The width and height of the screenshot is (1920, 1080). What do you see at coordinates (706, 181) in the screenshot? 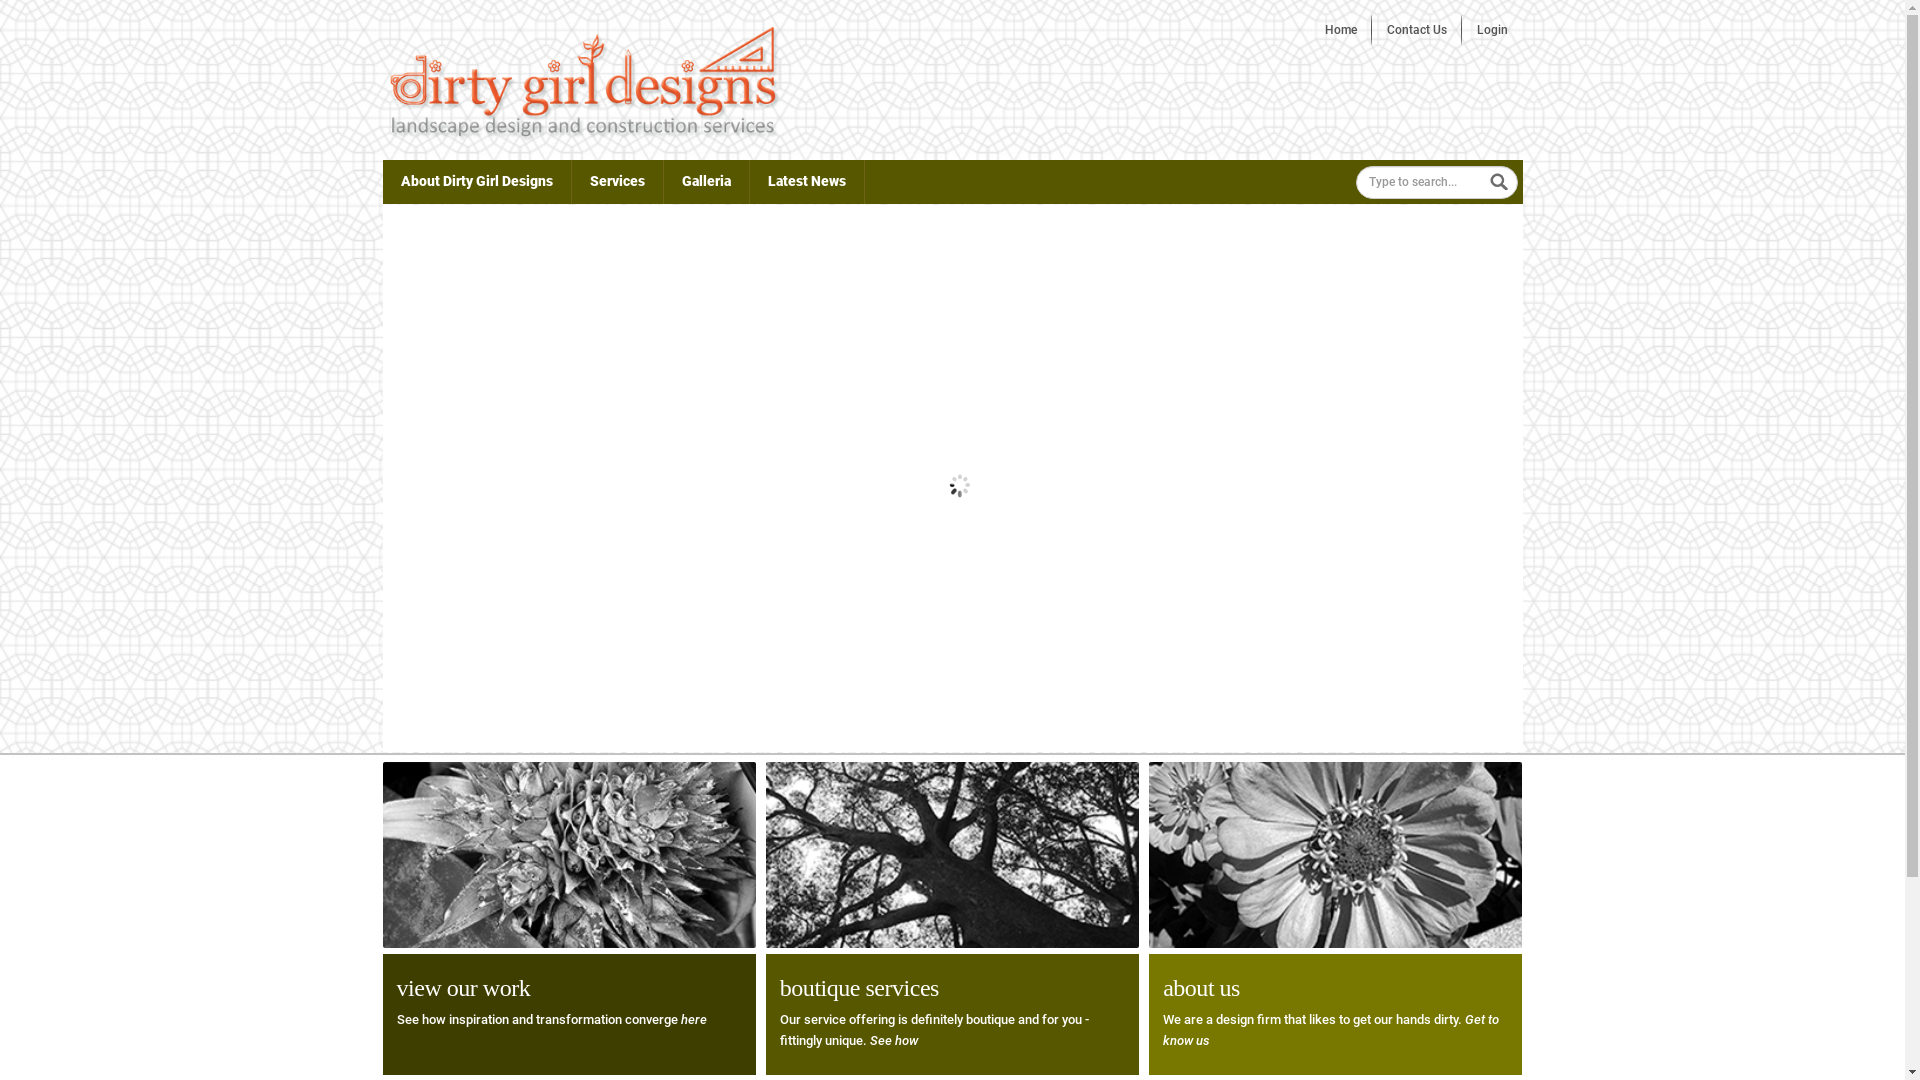
I see `'Galleria'` at bounding box center [706, 181].